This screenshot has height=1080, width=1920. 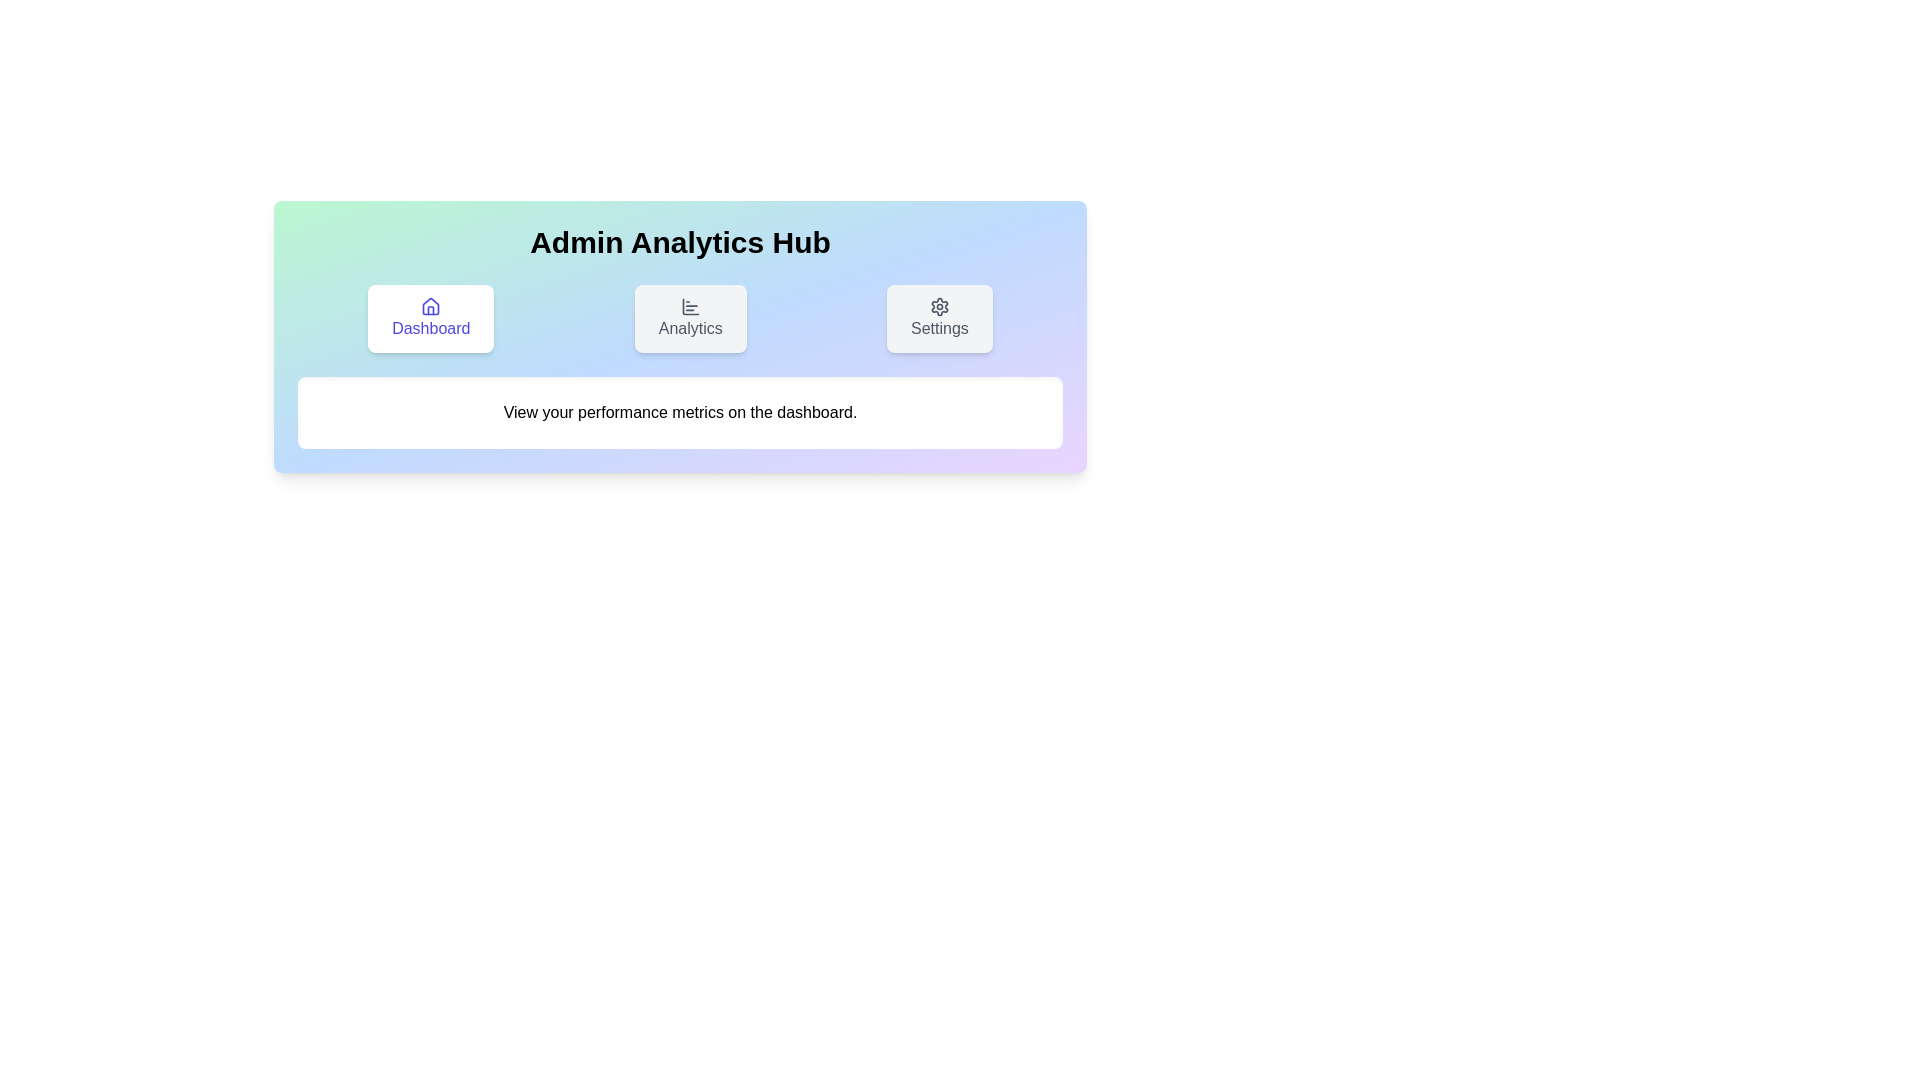 I want to click on the Settings tab by clicking on its button, so click(x=938, y=318).